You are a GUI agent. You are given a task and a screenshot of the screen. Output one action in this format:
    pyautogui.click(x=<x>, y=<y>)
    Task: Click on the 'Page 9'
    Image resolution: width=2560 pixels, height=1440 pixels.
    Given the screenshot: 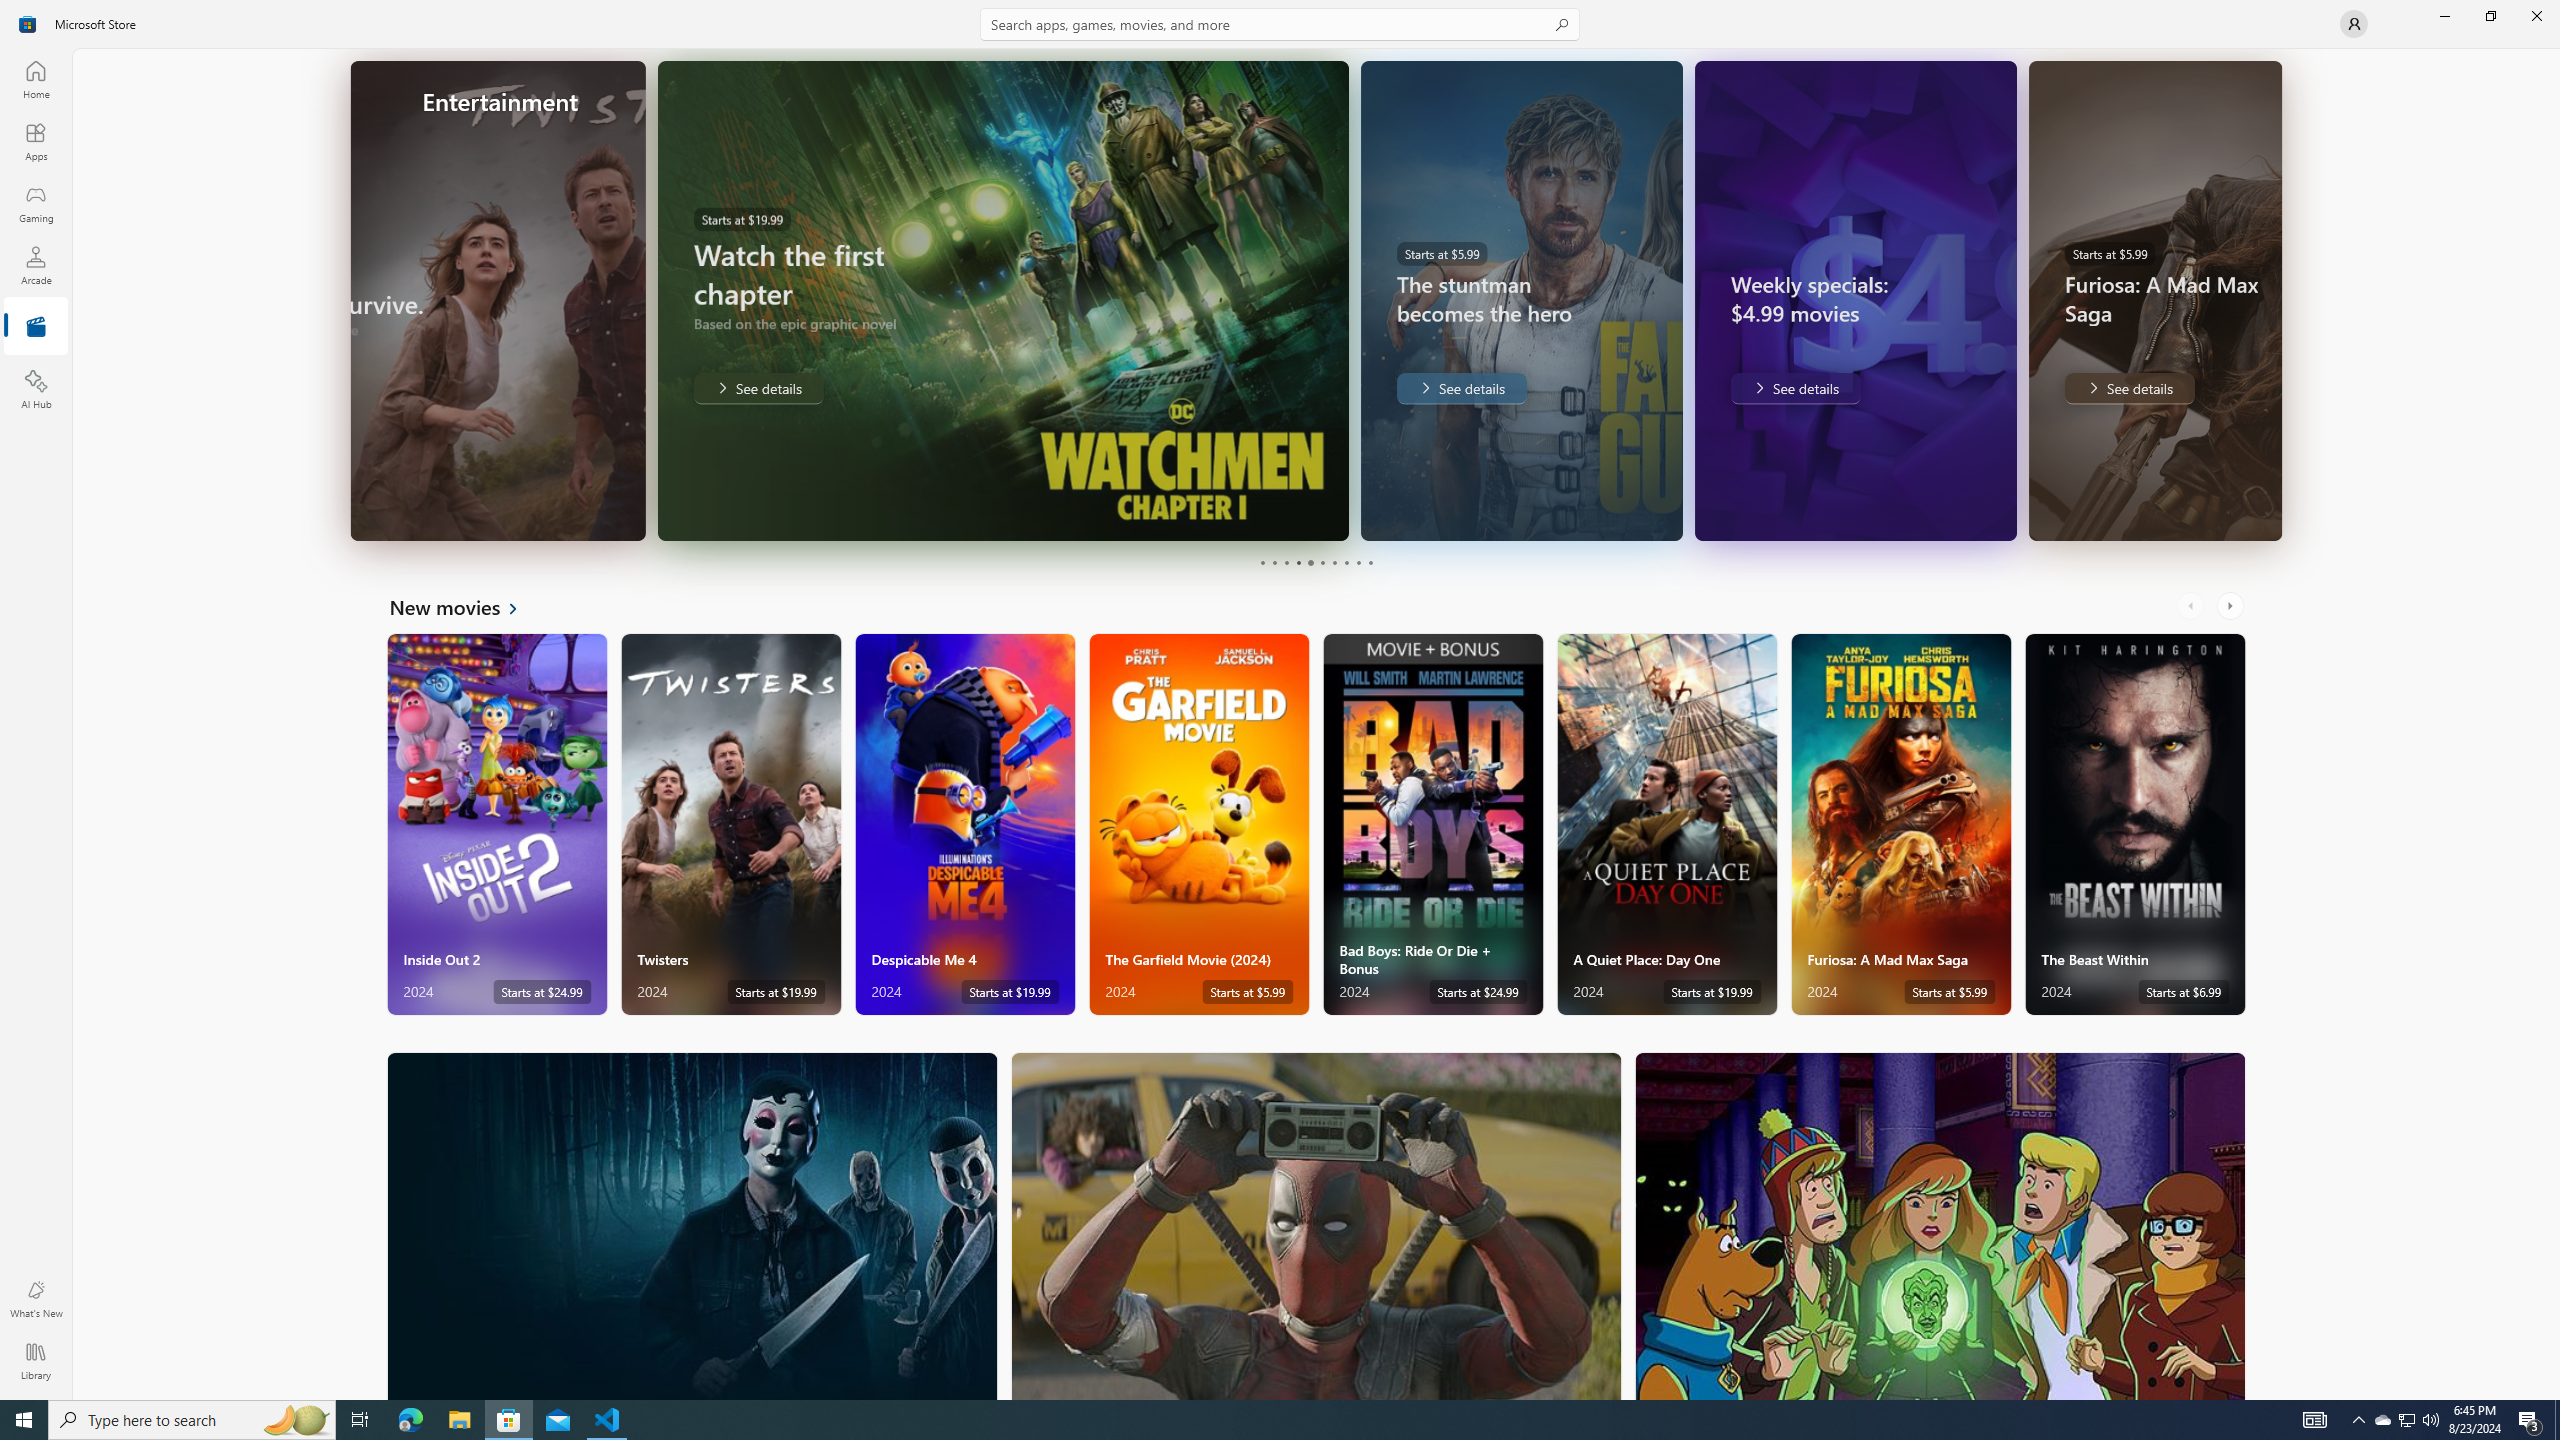 What is the action you would take?
    pyautogui.click(x=1357, y=562)
    